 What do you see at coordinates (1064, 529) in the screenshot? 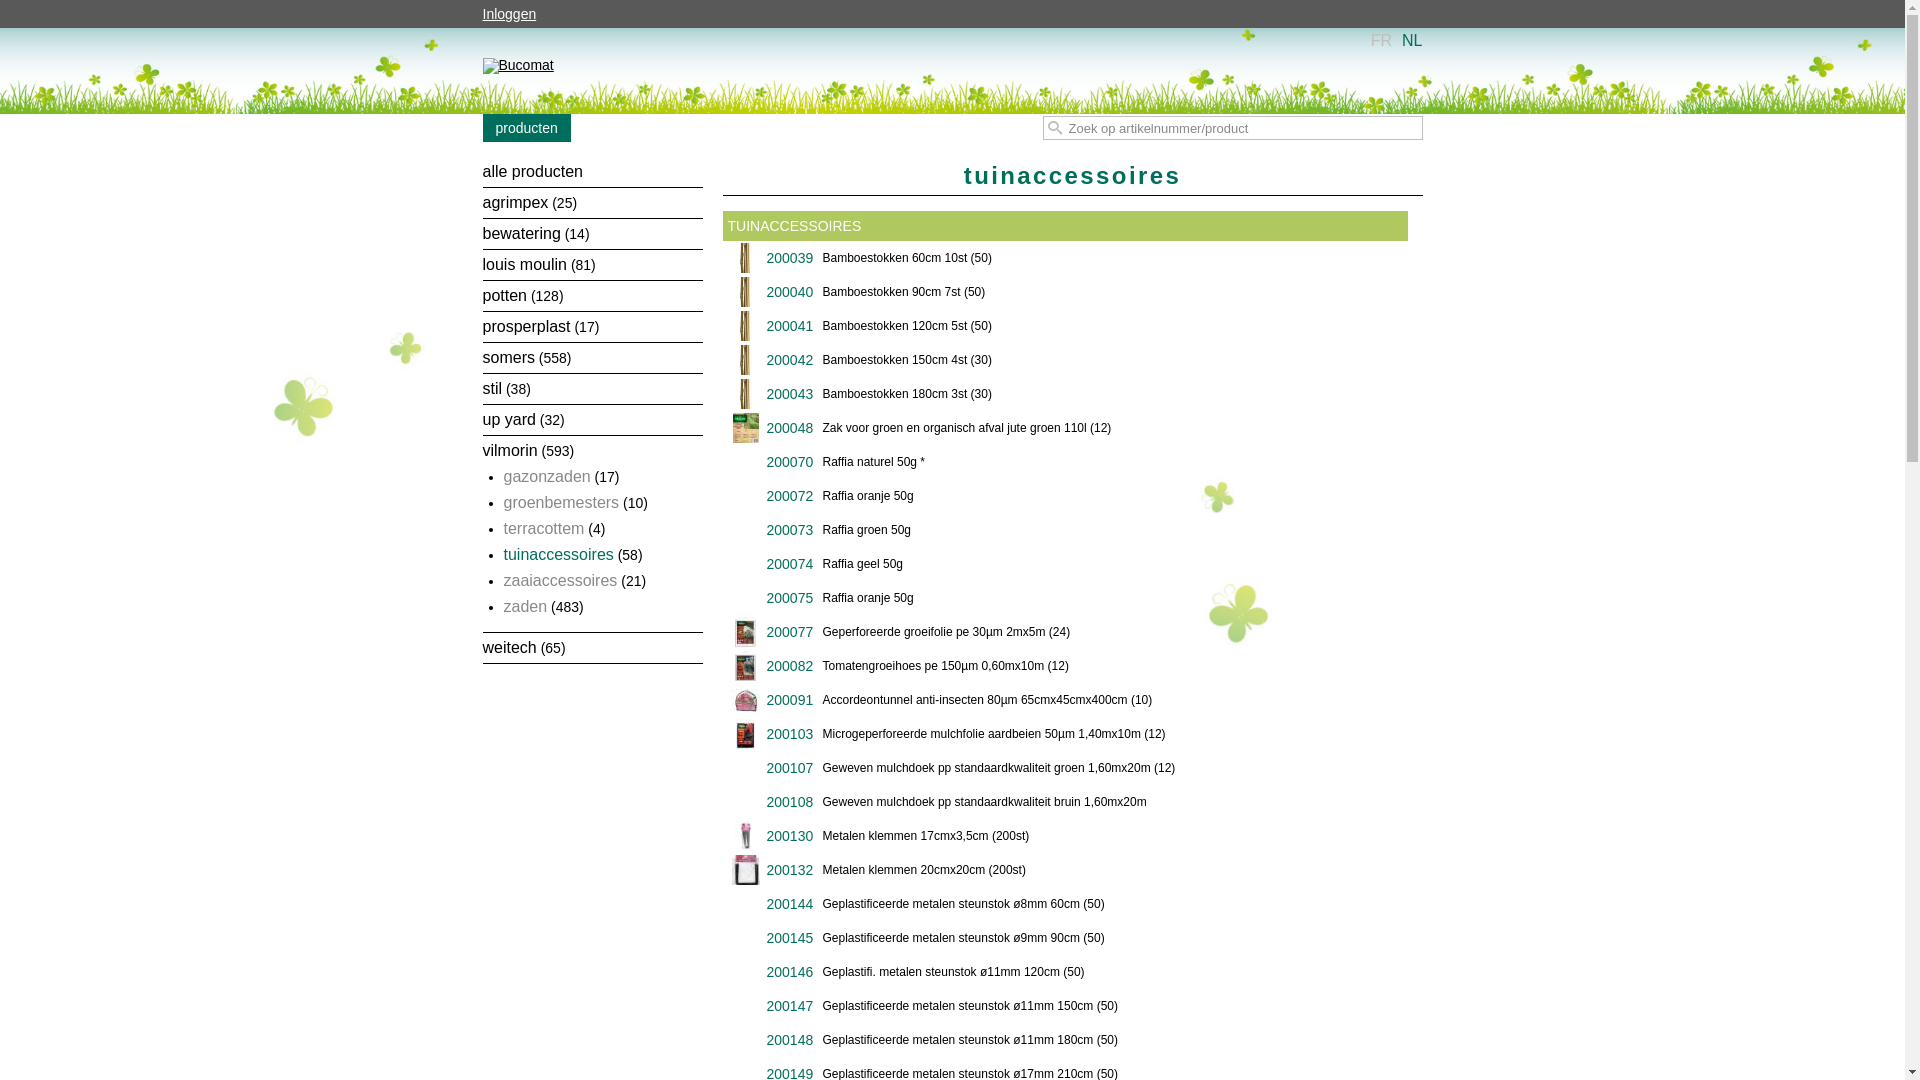
I see `'200073 raffia groen 50g'` at bounding box center [1064, 529].